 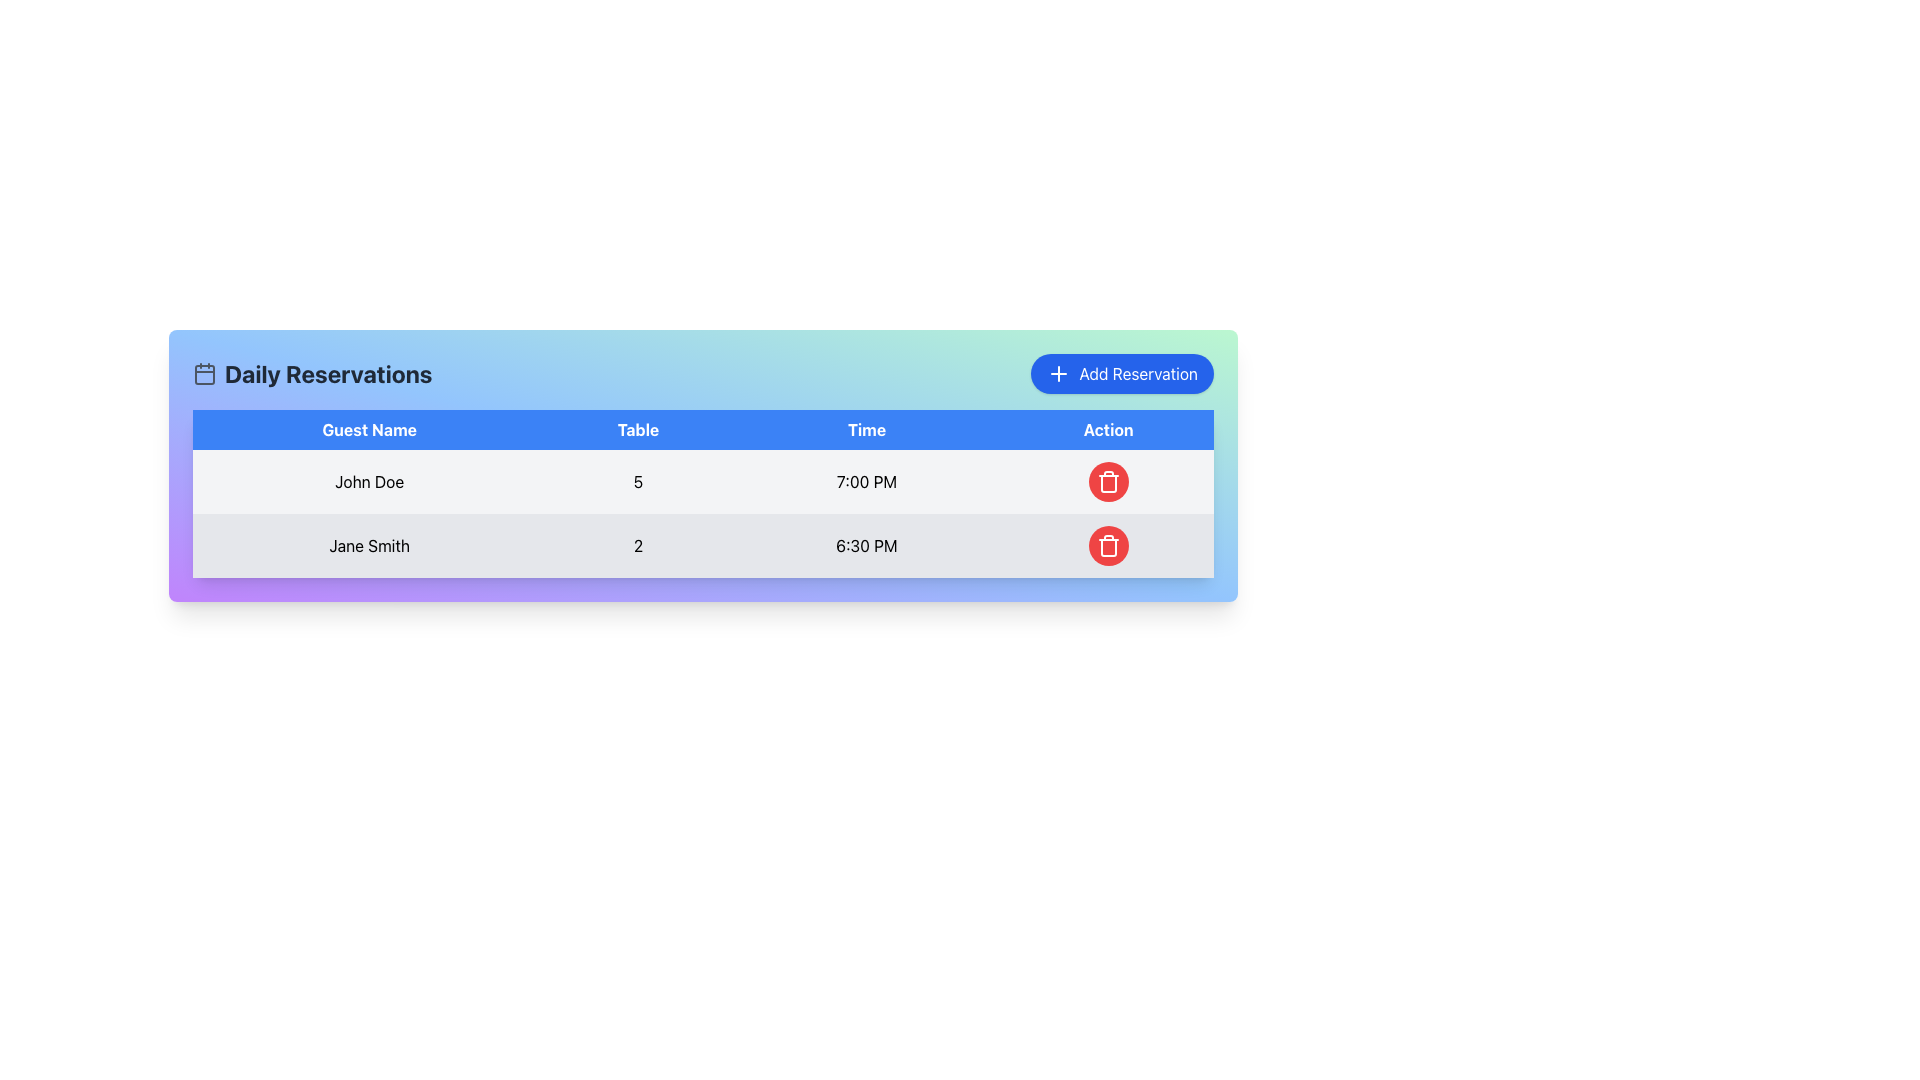 I want to click on the delete button in the 'Action' column of the 'Daily Reservations' section, corresponding to John Doe's reservation at Table 5 at 7:00 PM, so click(x=1107, y=482).